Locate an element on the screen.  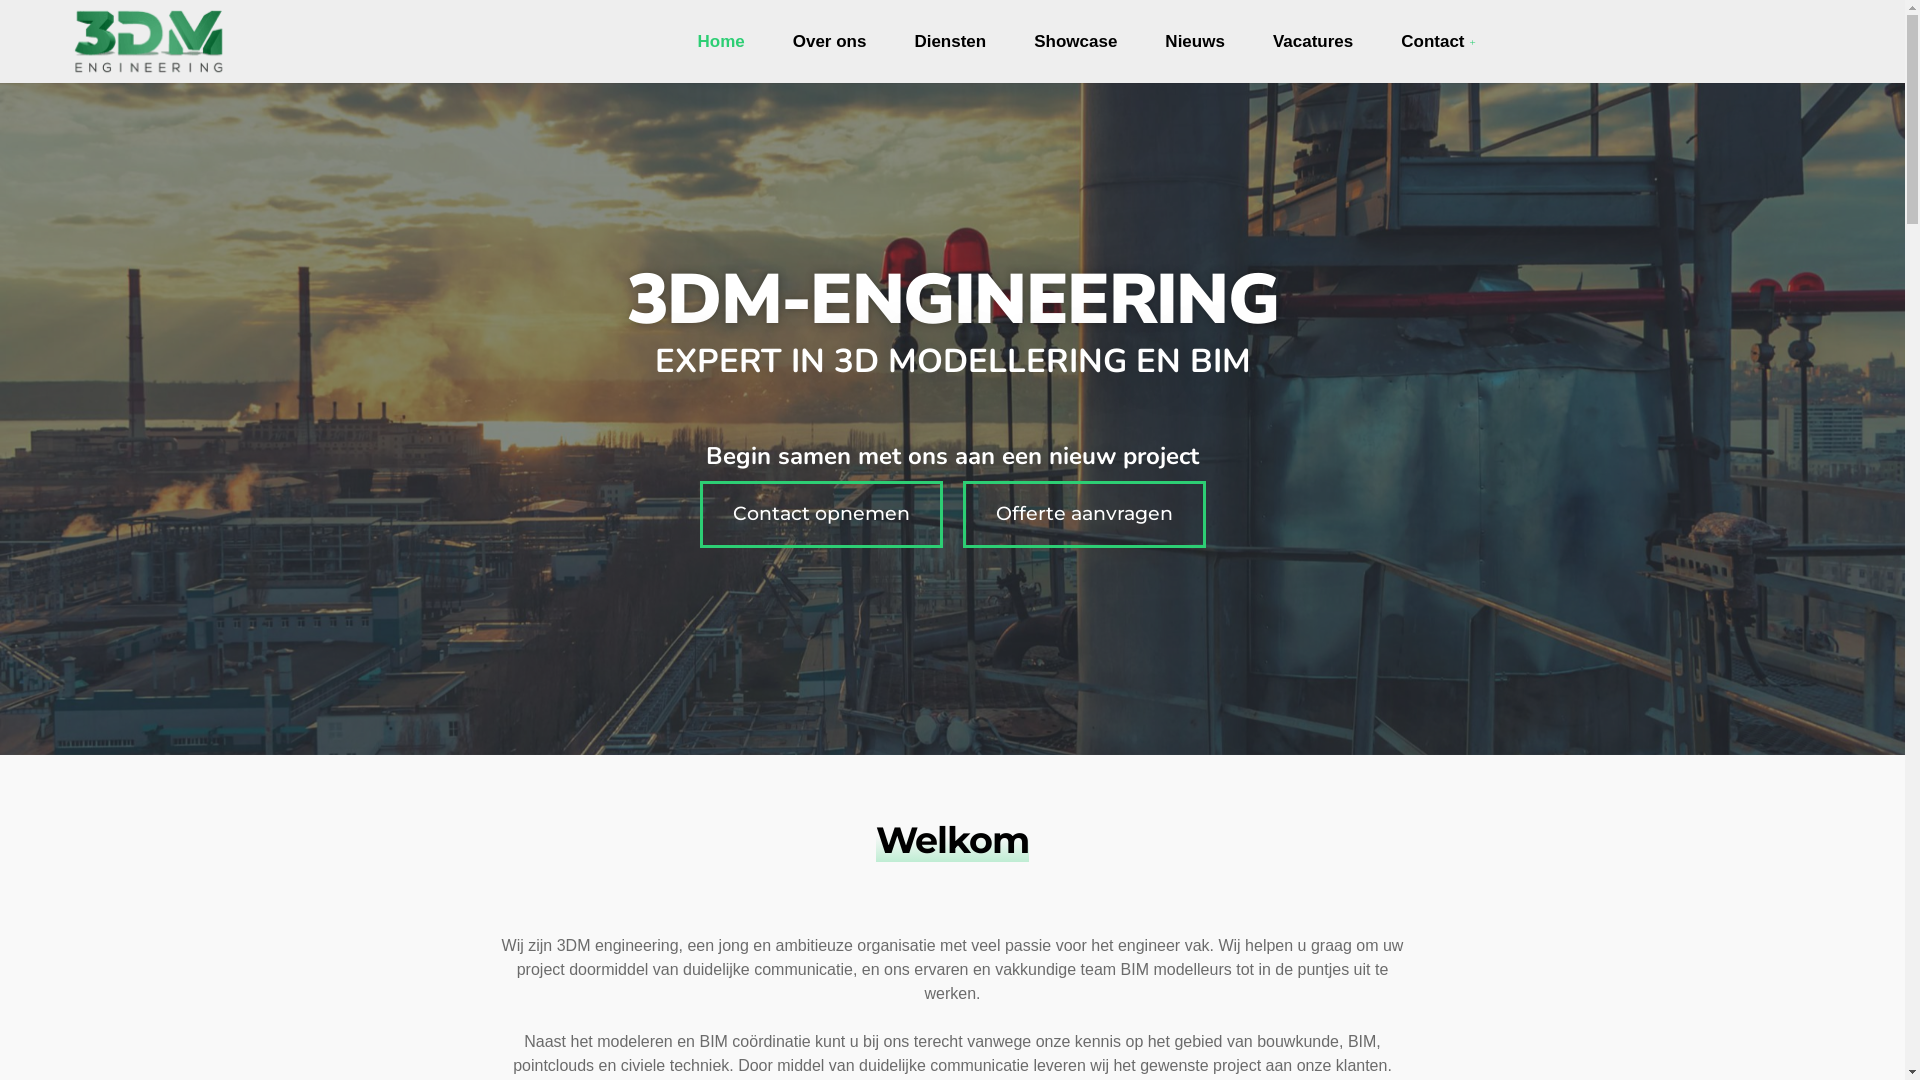
'Diensten' is located at coordinates (949, 42).